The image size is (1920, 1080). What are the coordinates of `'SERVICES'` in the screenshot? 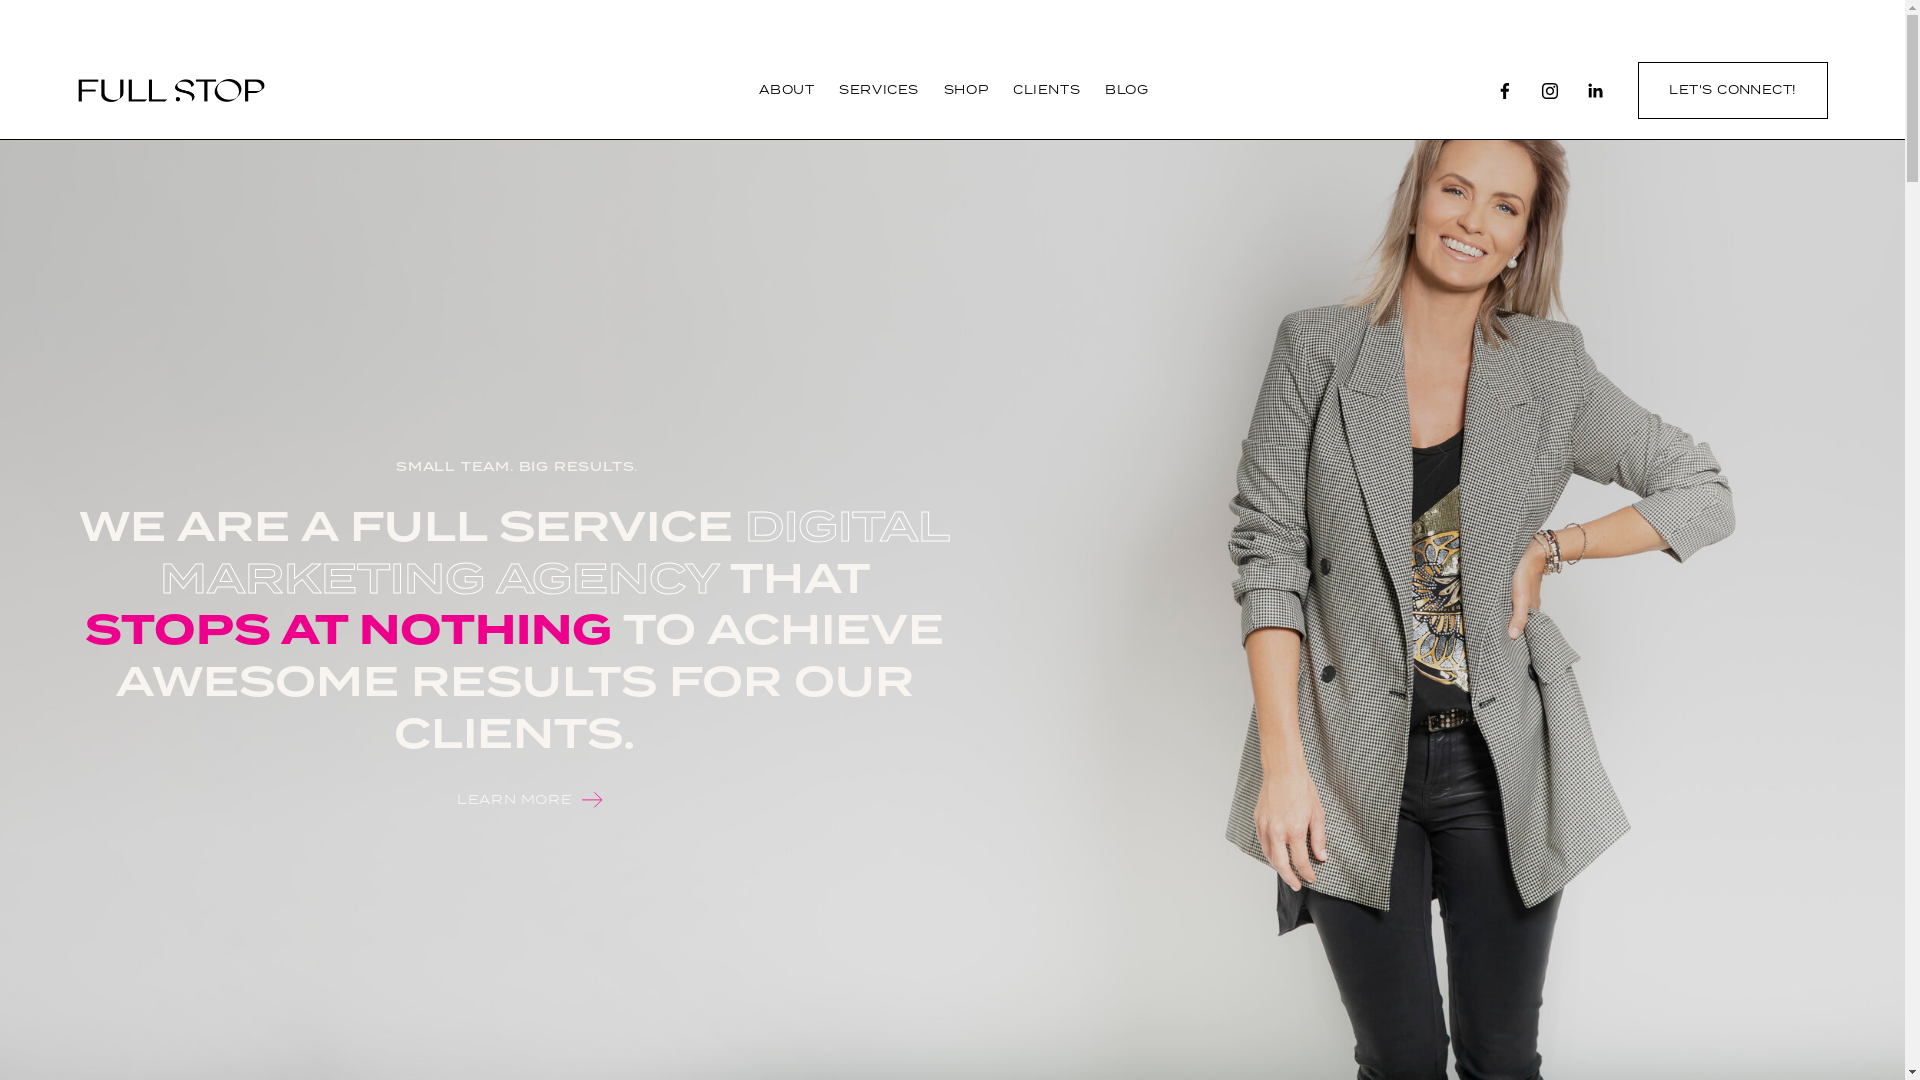 It's located at (878, 91).